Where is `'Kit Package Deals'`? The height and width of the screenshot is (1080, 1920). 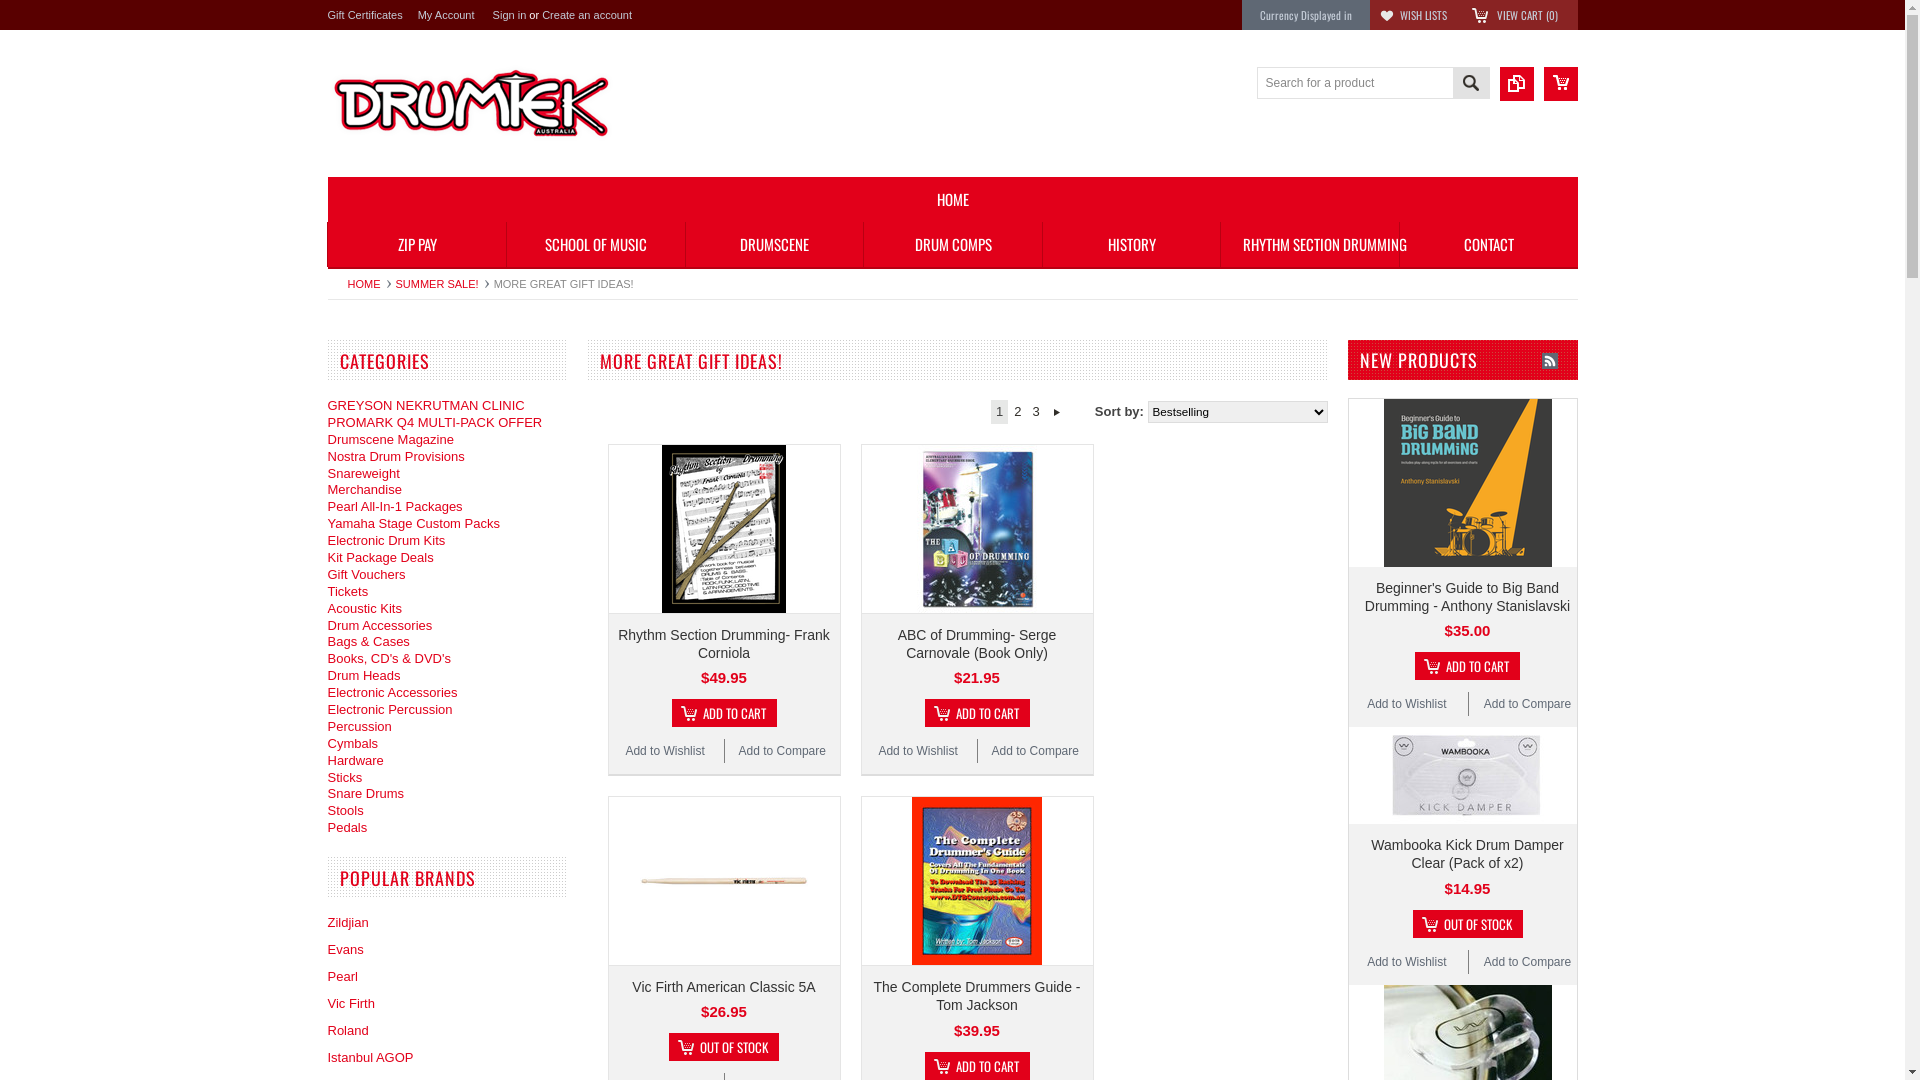
'Kit Package Deals' is located at coordinates (380, 557).